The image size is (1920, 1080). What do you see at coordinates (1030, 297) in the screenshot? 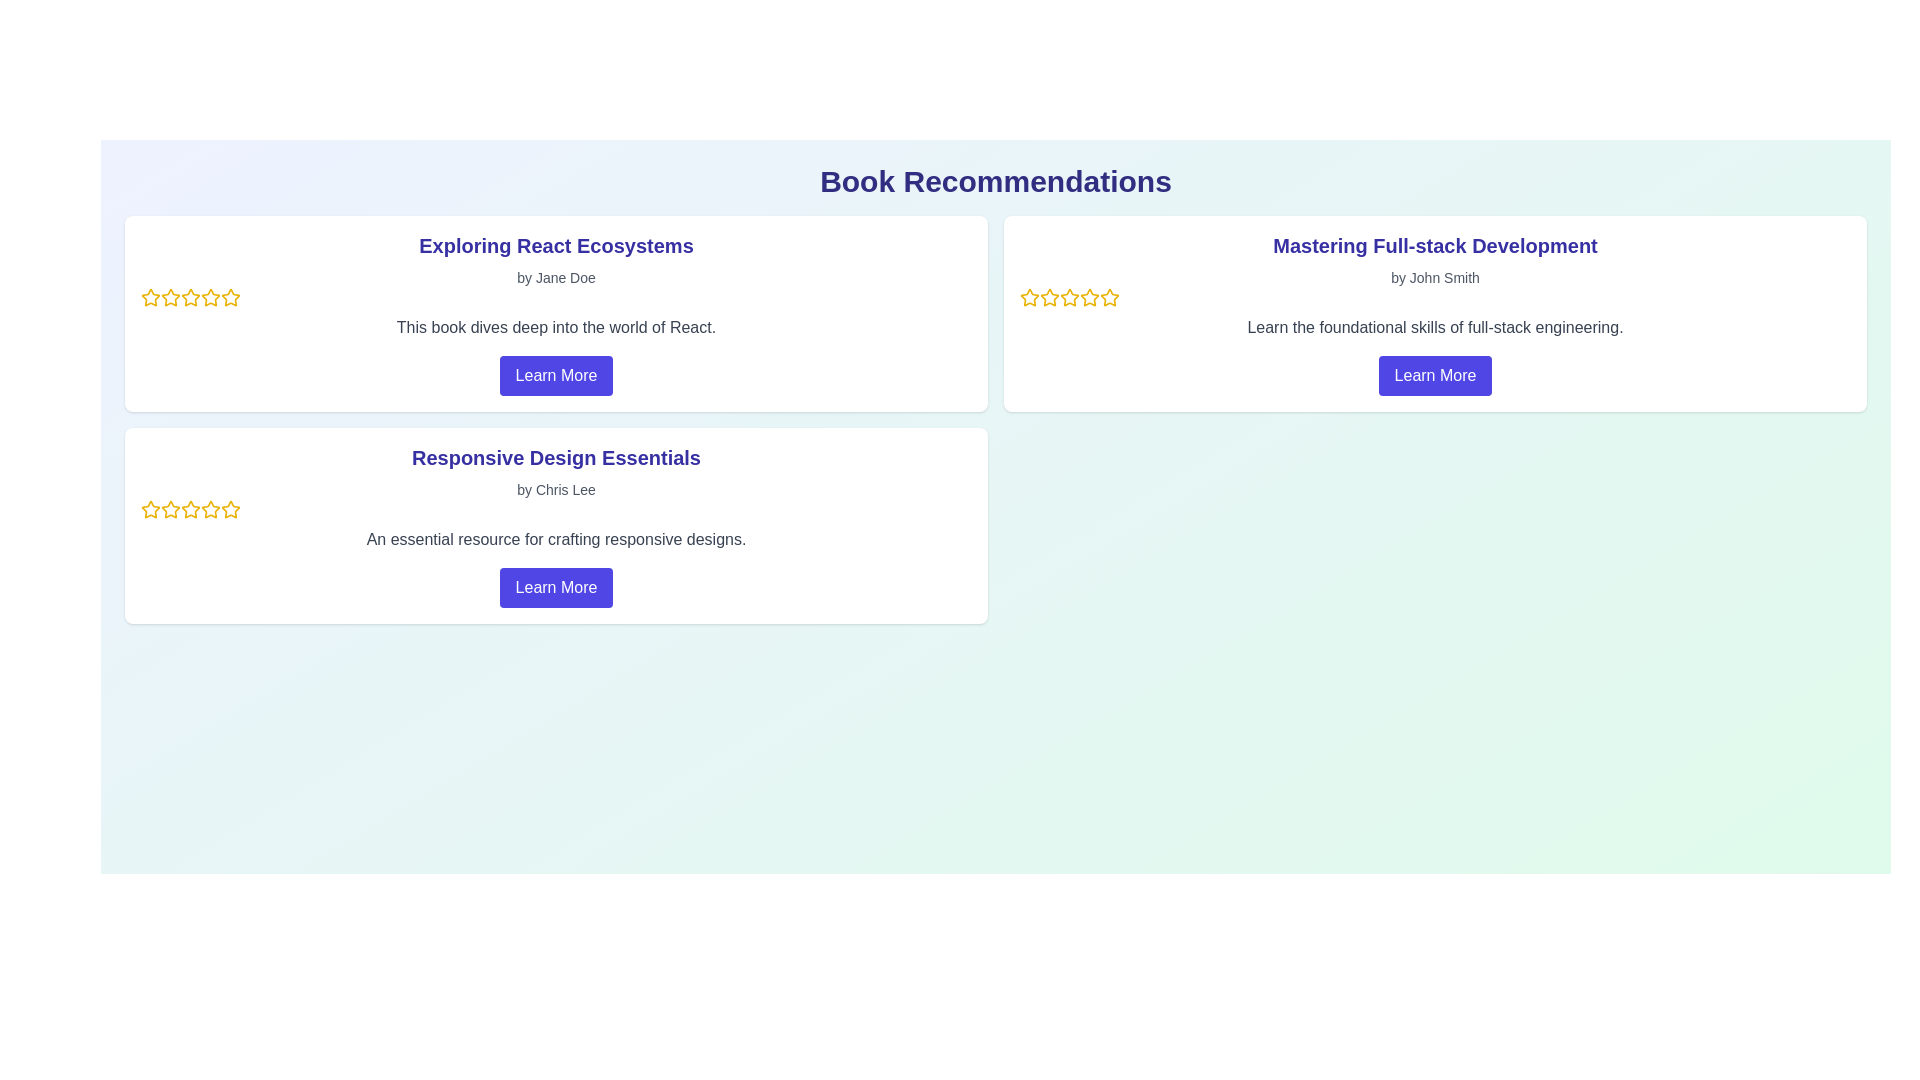
I see `the leftmost rating star icon in the card titled 'Mastering Full-stack Development'` at bounding box center [1030, 297].